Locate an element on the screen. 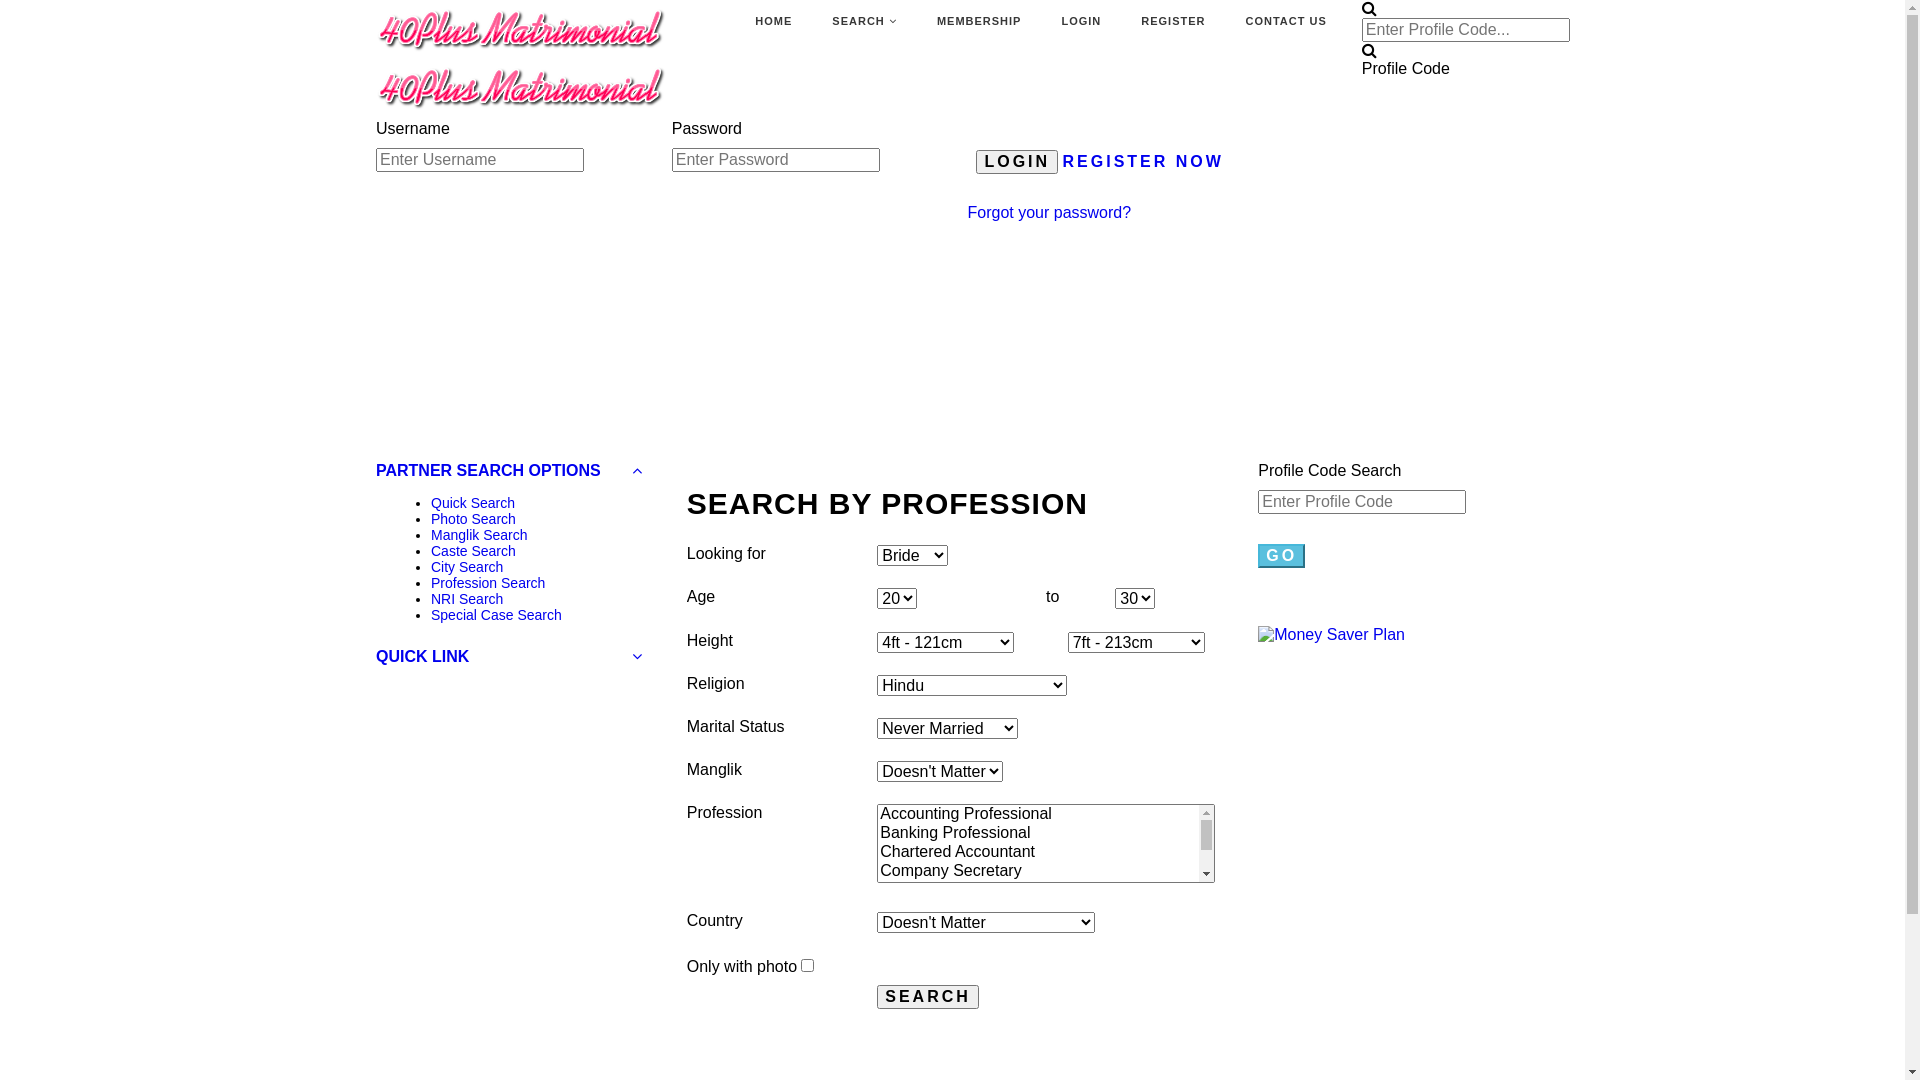 The image size is (1920, 1080). 'CONTACT US' is located at coordinates (1286, 22).